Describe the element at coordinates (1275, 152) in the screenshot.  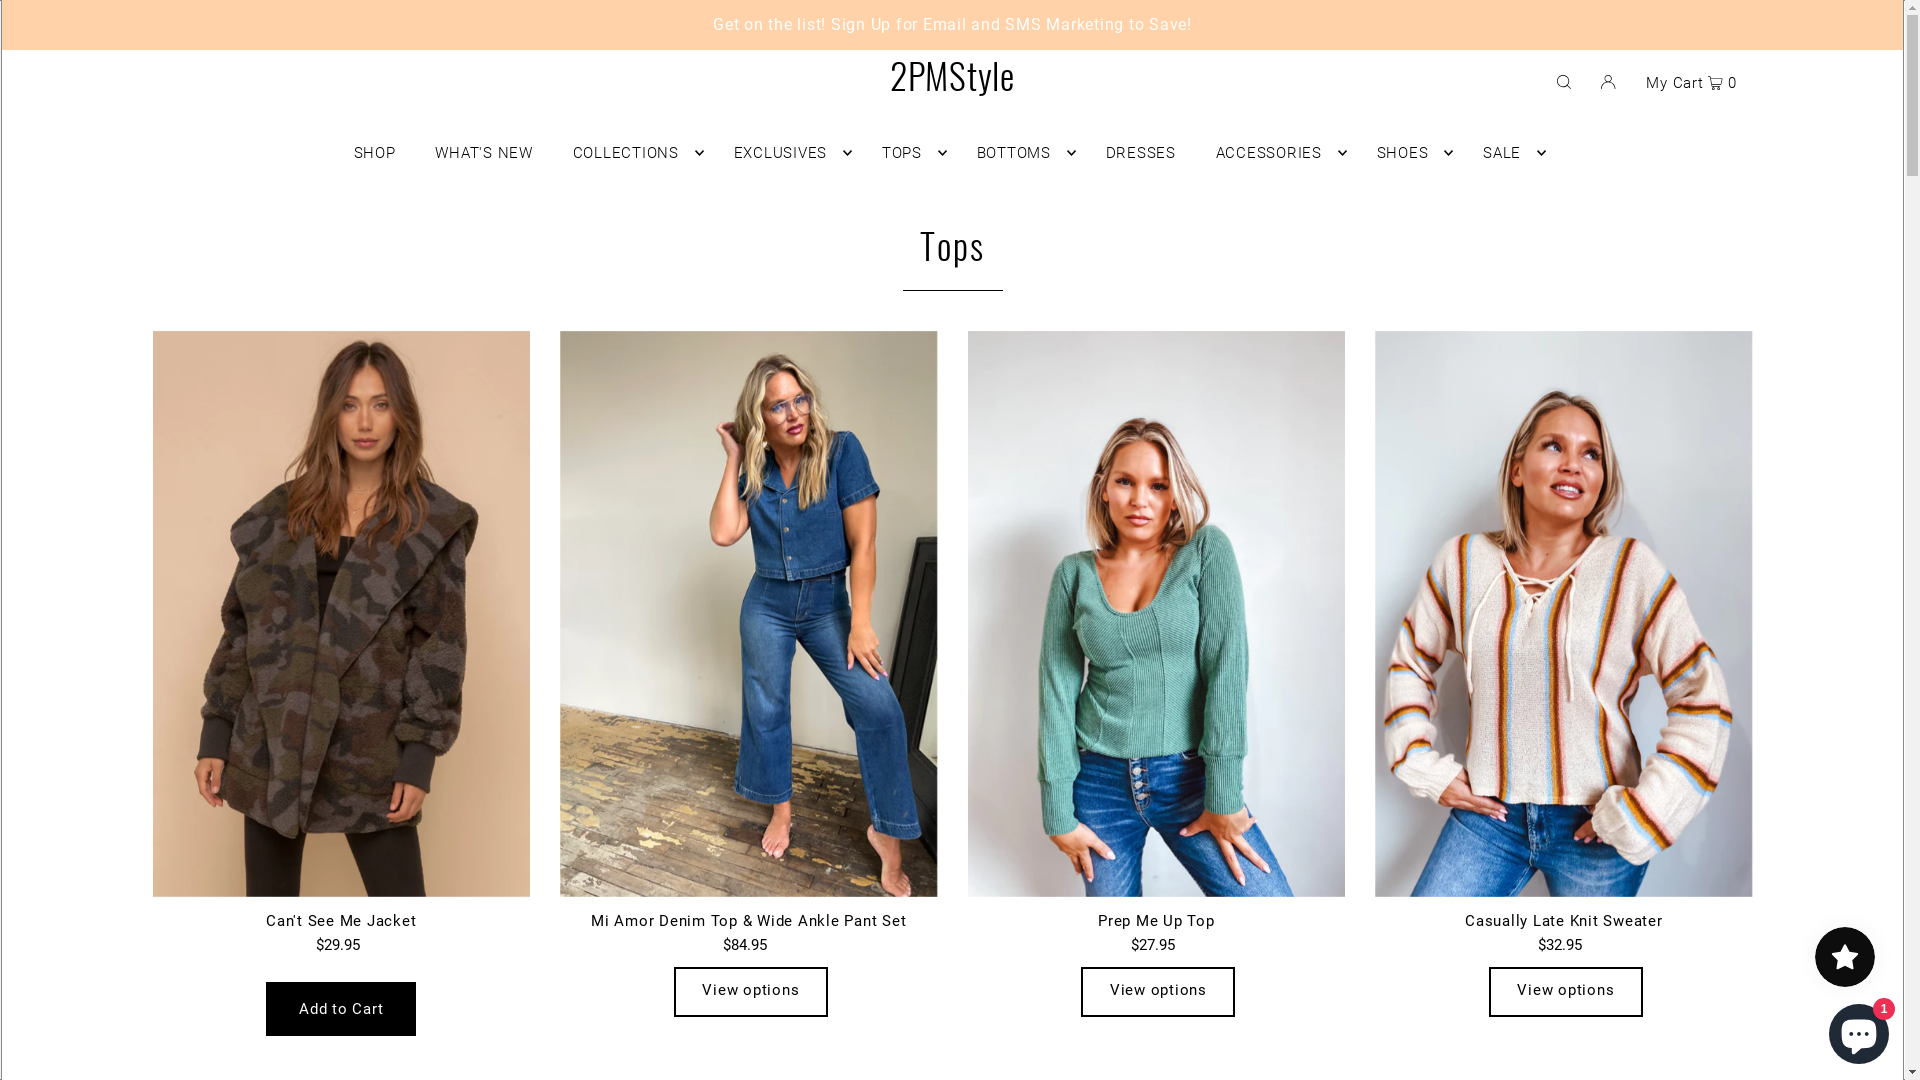
I see `'ACCESSORIES'` at that location.